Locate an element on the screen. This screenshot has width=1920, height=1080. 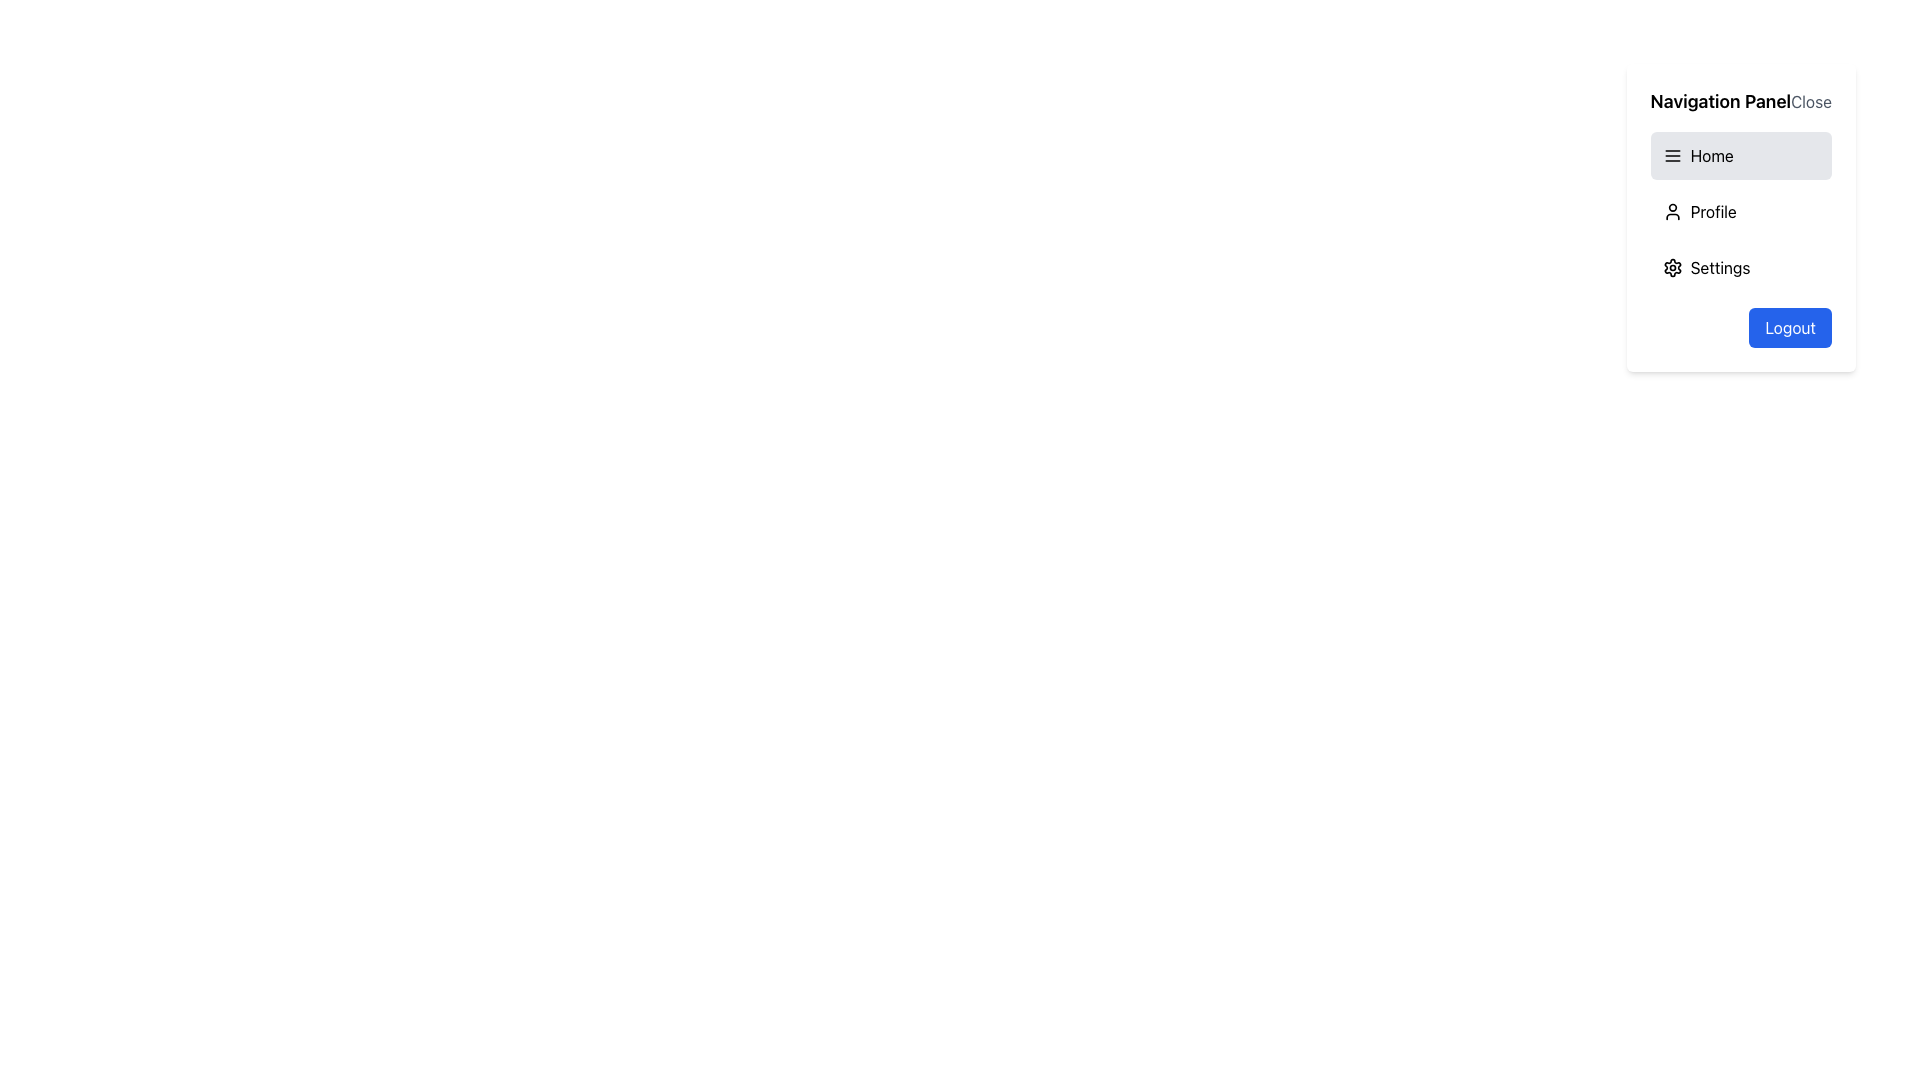
the 'Home' menu option located at the top of the navigation panel is located at coordinates (1740, 154).